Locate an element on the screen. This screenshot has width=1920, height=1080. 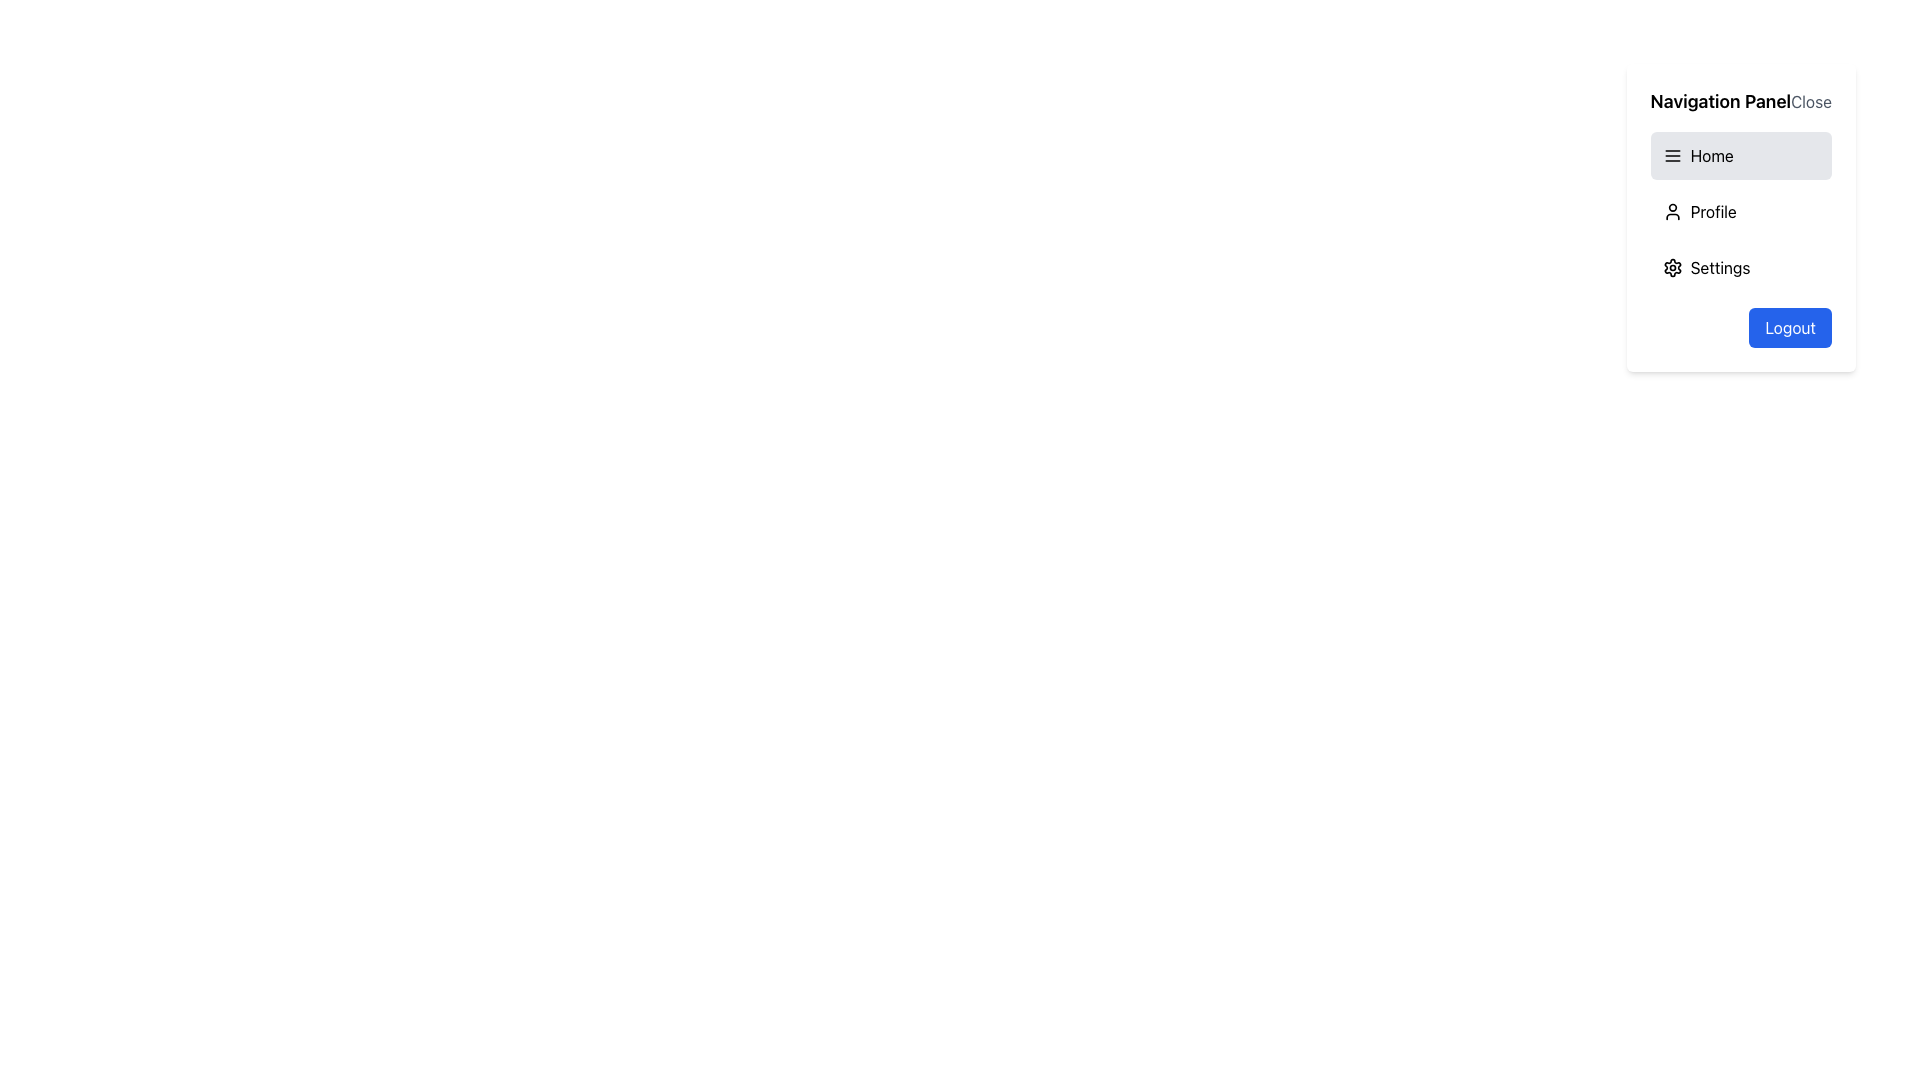
the 'Home' menu option located at the top of the navigation panel is located at coordinates (1740, 154).